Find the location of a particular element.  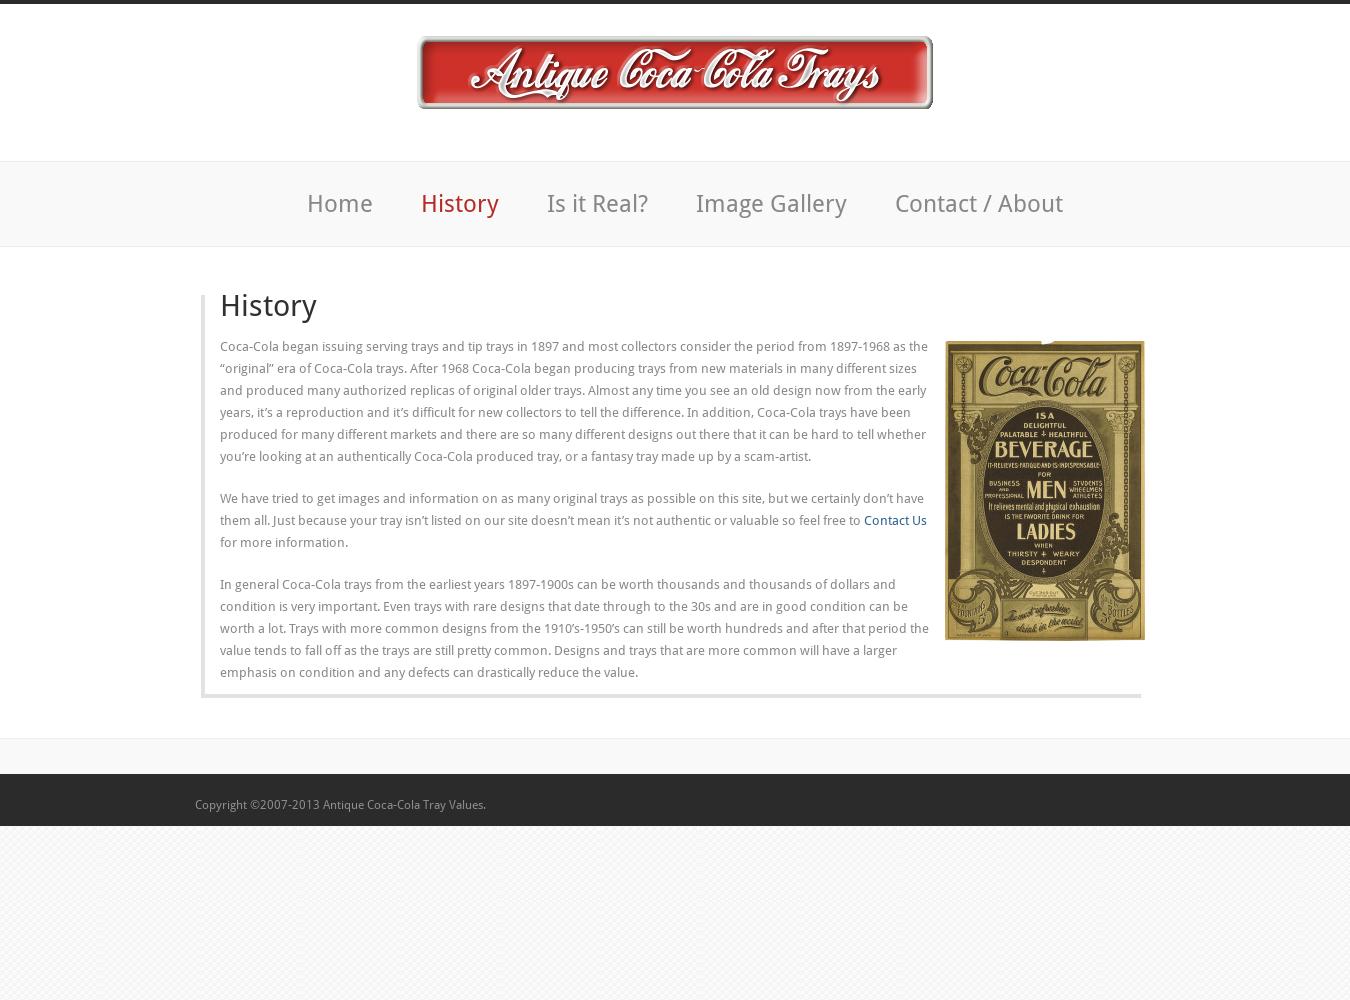

'Contact Us' is located at coordinates (895, 520).